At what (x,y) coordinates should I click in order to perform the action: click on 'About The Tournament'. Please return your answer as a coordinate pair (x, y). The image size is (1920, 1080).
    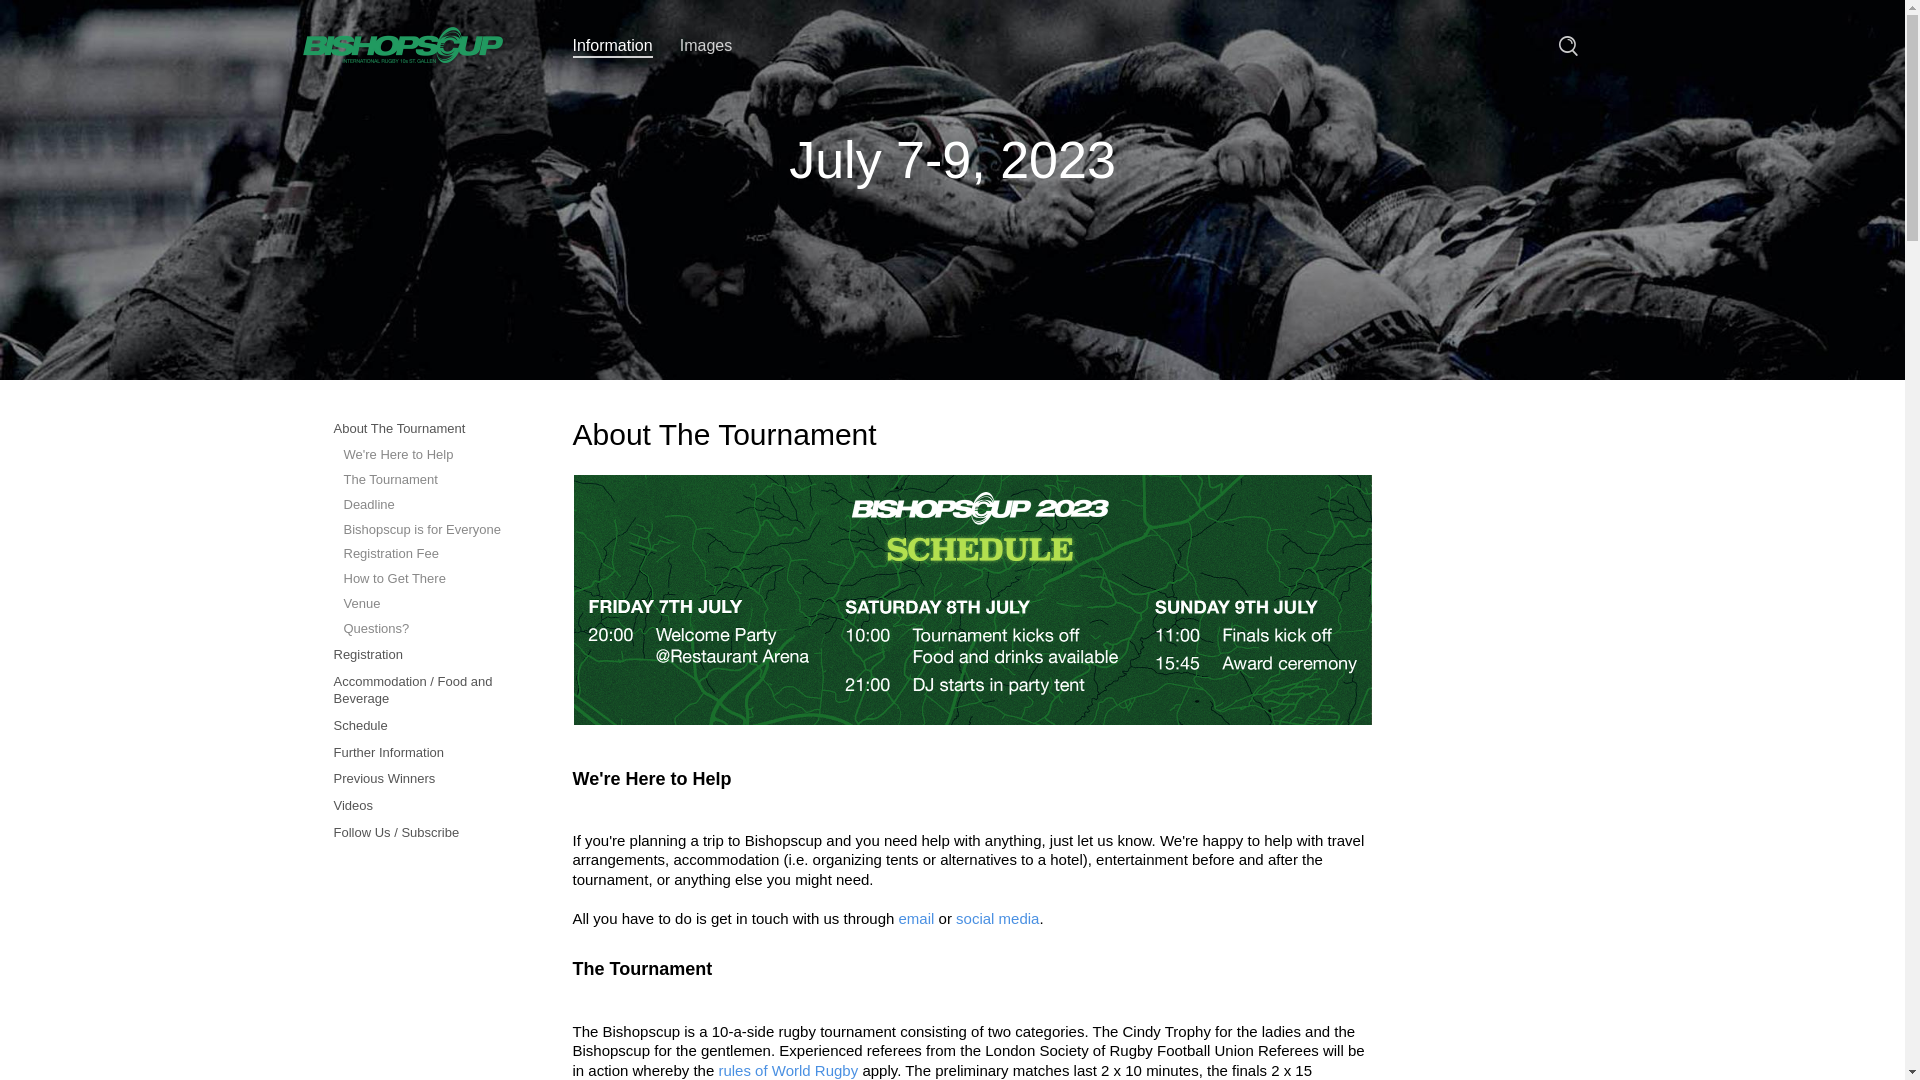
    Looking at the image, I should click on (423, 428).